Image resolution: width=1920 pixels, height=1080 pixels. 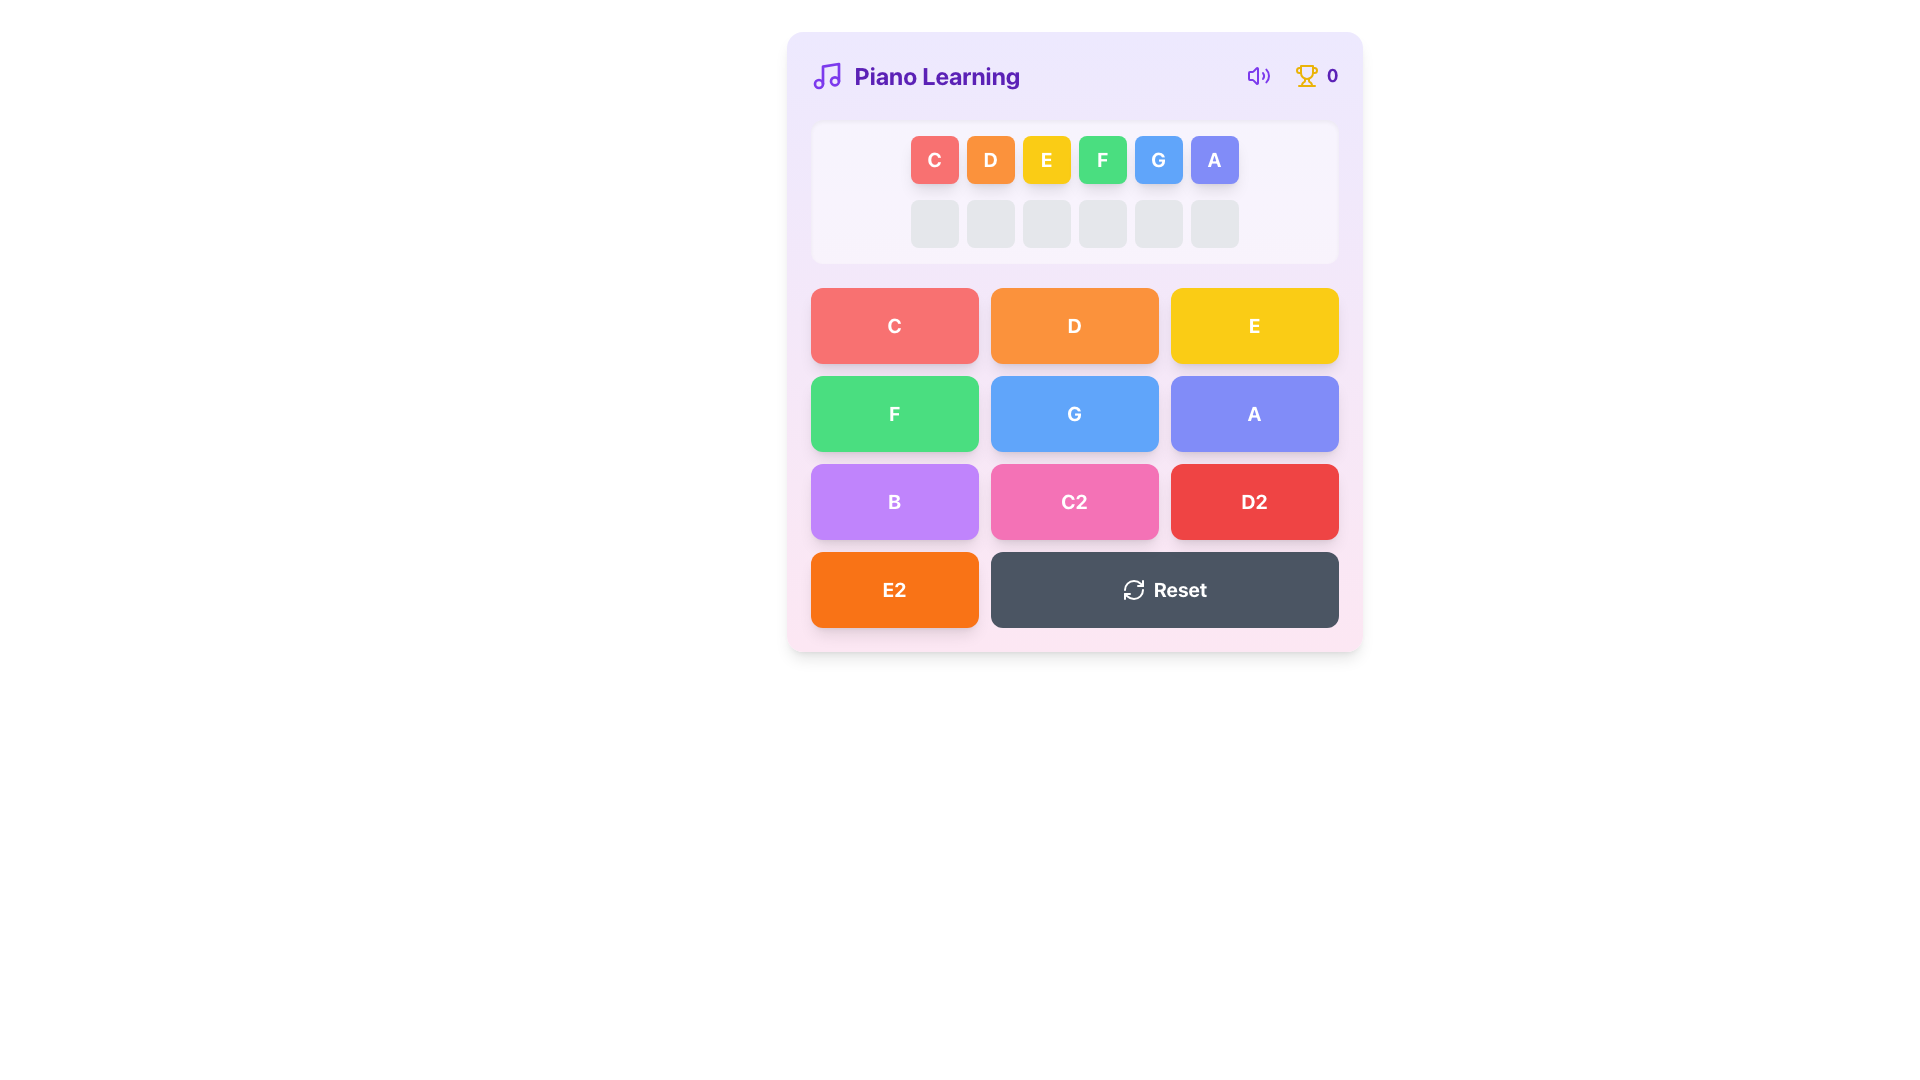 What do you see at coordinates (1257, 75) in the screenshot?
I see `the circular violet button with a speaker icon at the top-right corner of the interface` at bounding box center [1257, 75].